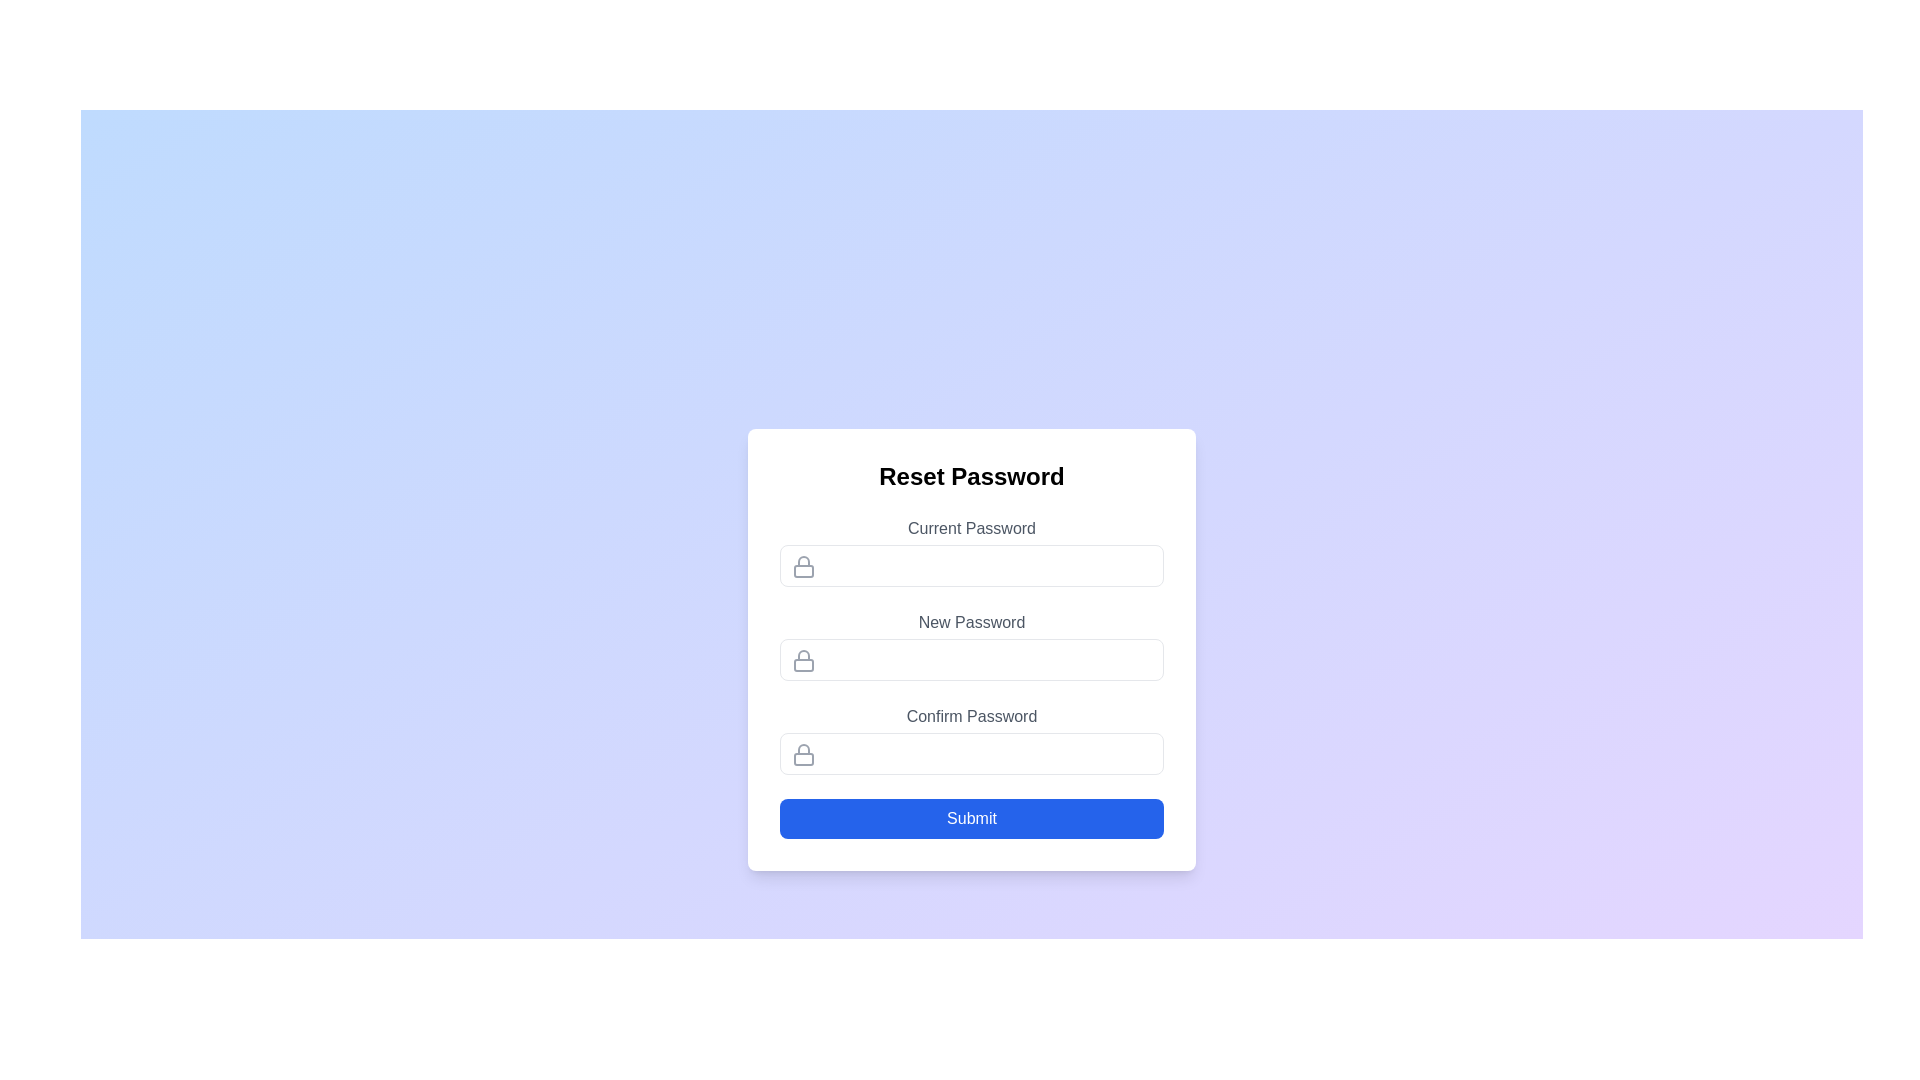 This screenshot has height=1080, width=1920. Describe the element at coordinates (971, 551) in the screenshot. I see `the 'Current Password' labeled text input field using keyboard tabbing for accessibility` at that location.